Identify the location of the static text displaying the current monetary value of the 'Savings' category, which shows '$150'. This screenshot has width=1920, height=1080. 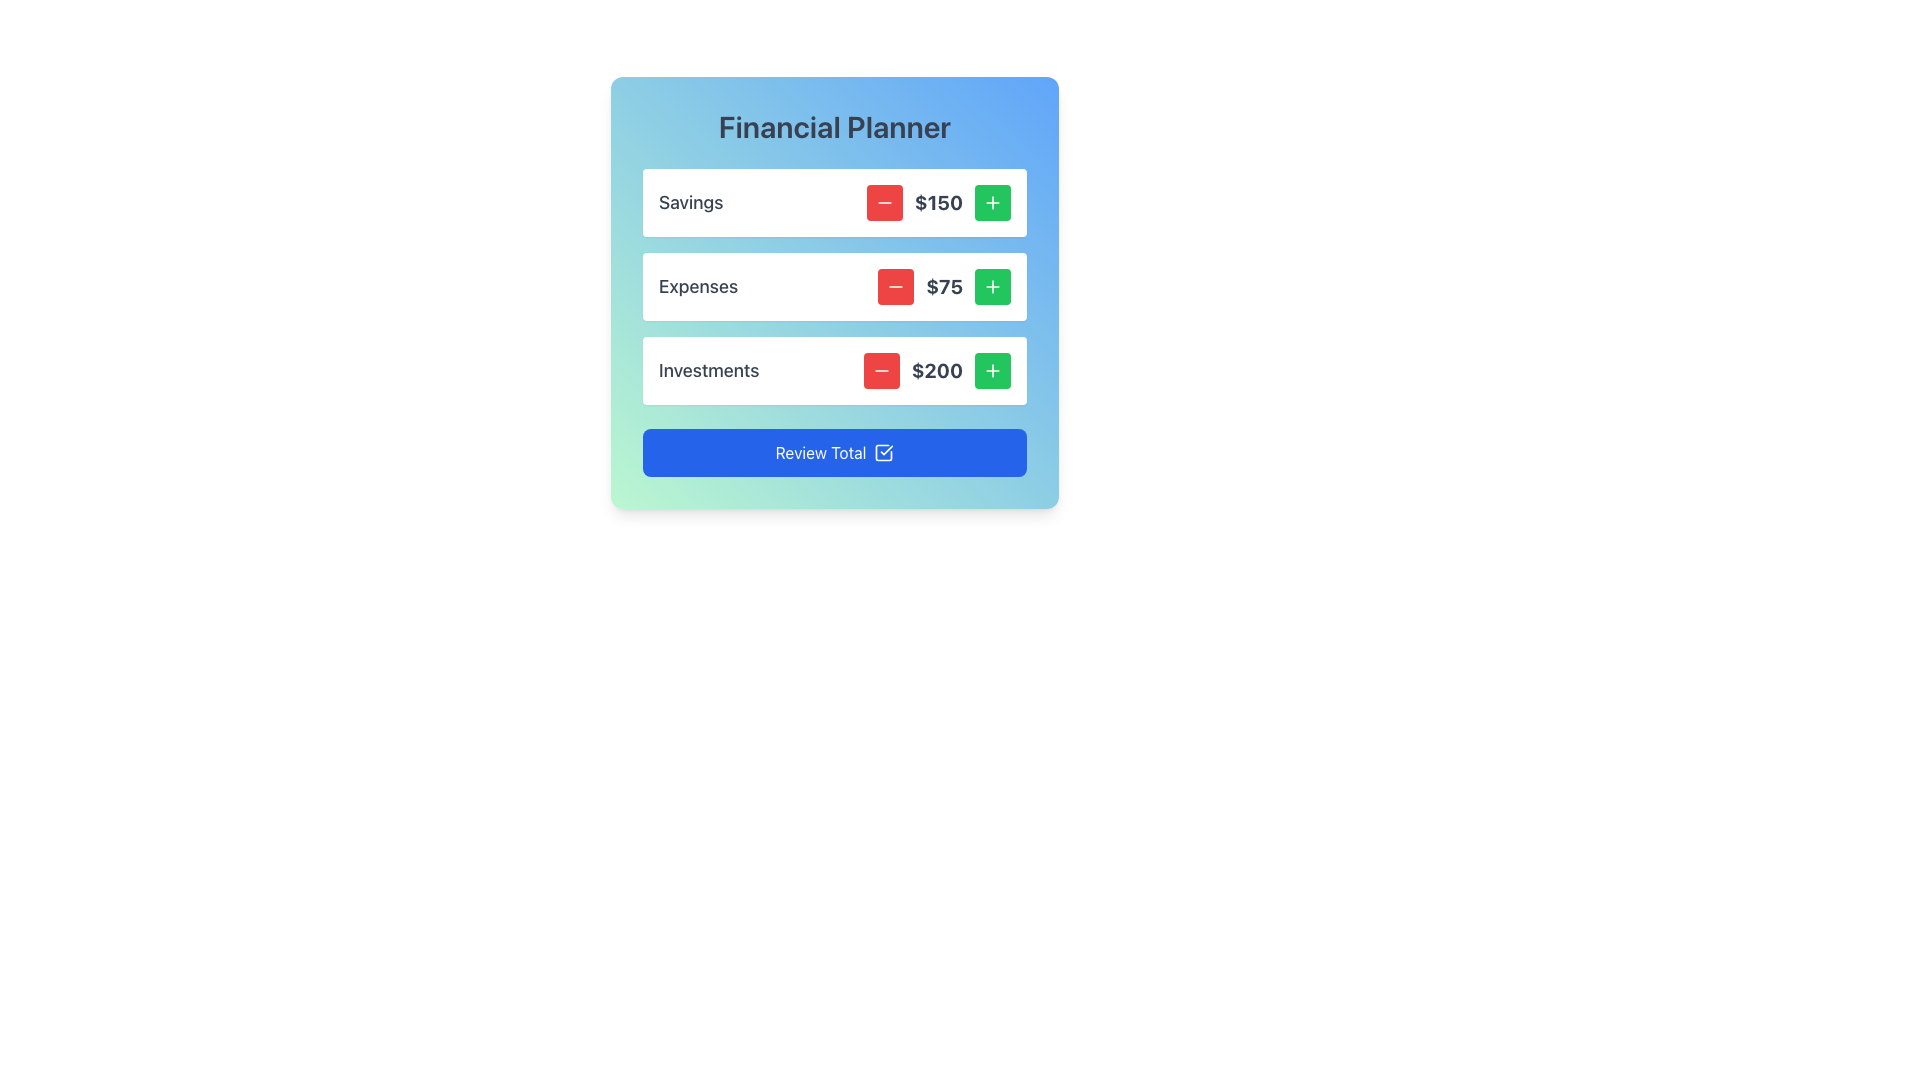
(937, 203).